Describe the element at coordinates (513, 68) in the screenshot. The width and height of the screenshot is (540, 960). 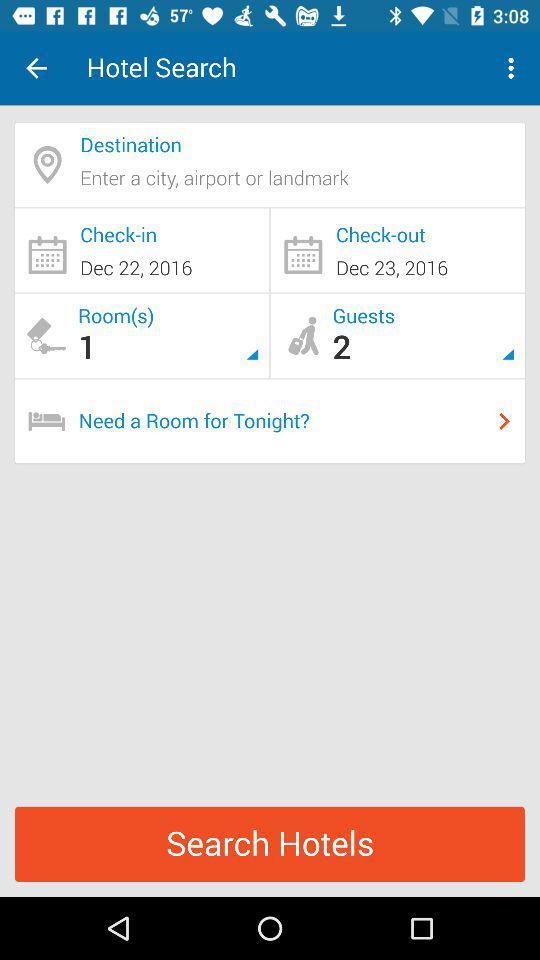
I see `icon next to hotel search item` at that location.